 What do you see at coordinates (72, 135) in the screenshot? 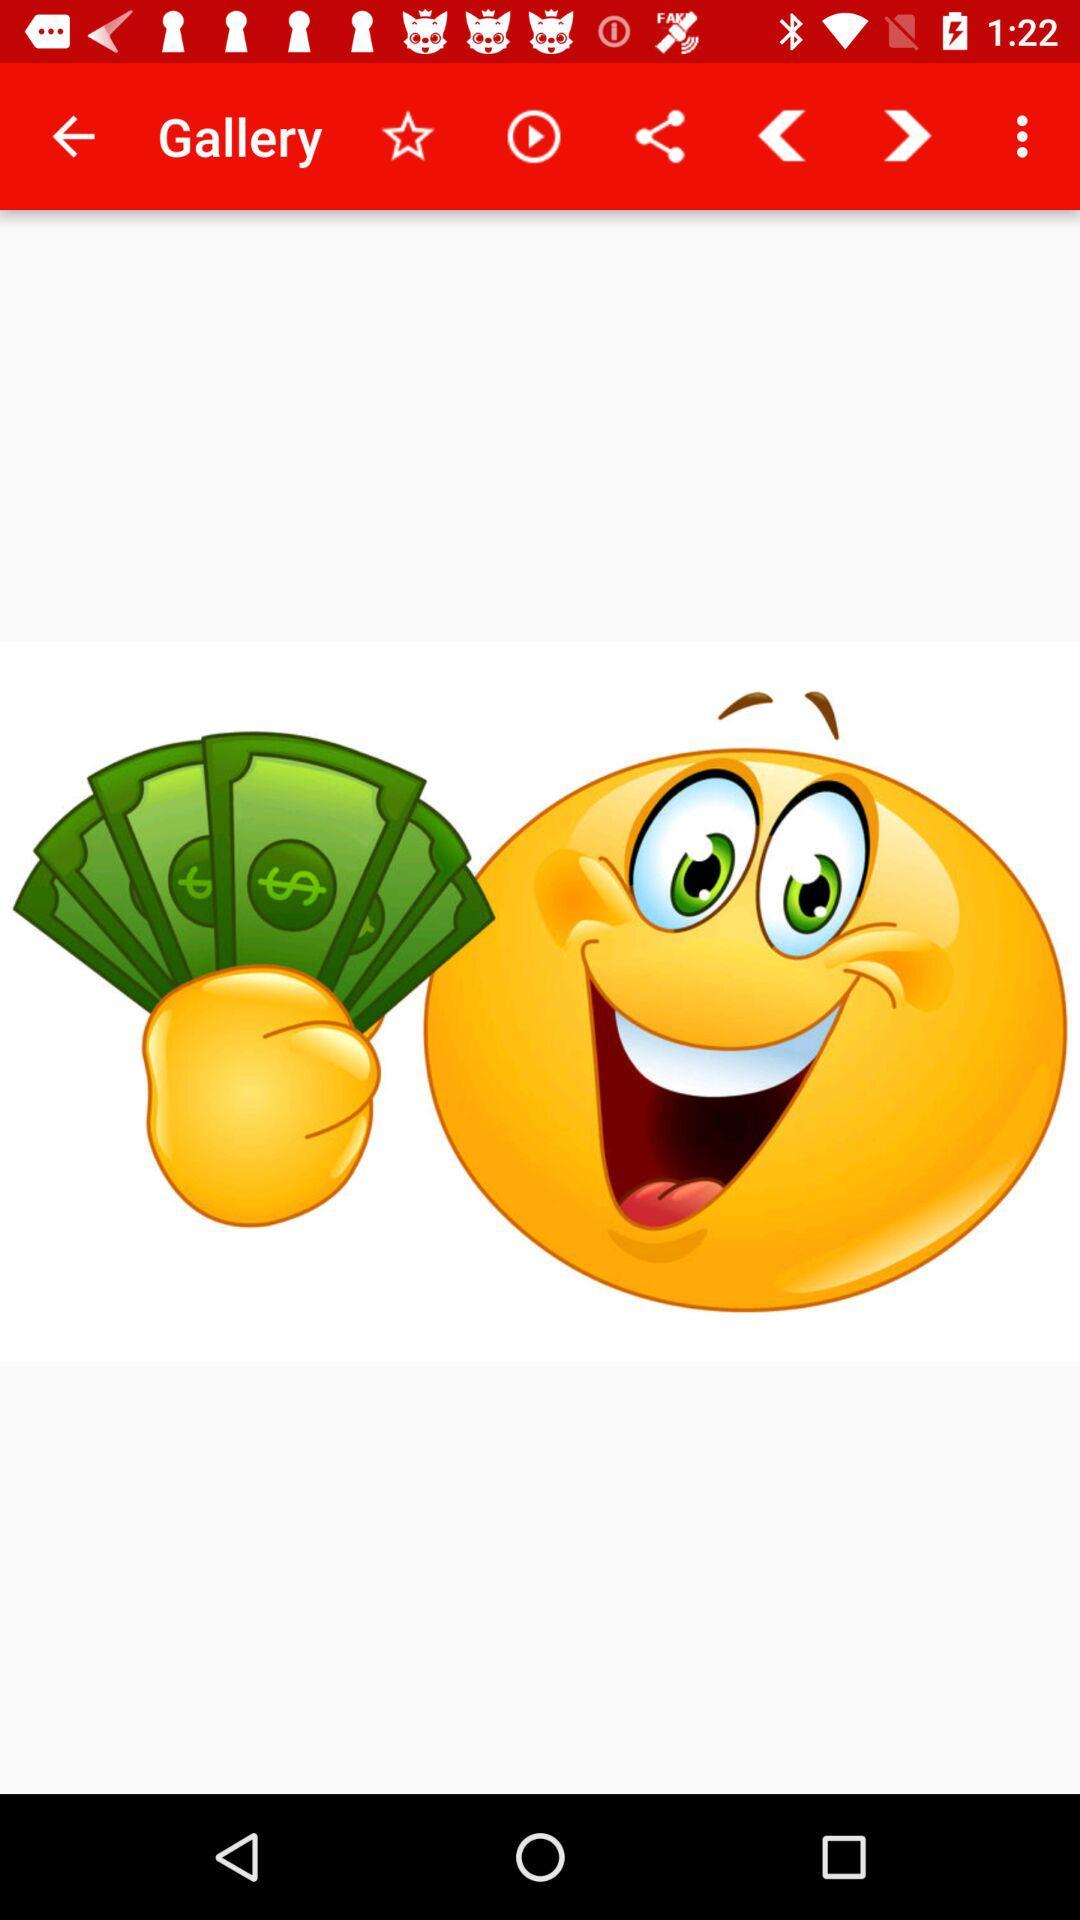
I see `the icon to the left of gallery item` at bounding box center [72, 135].